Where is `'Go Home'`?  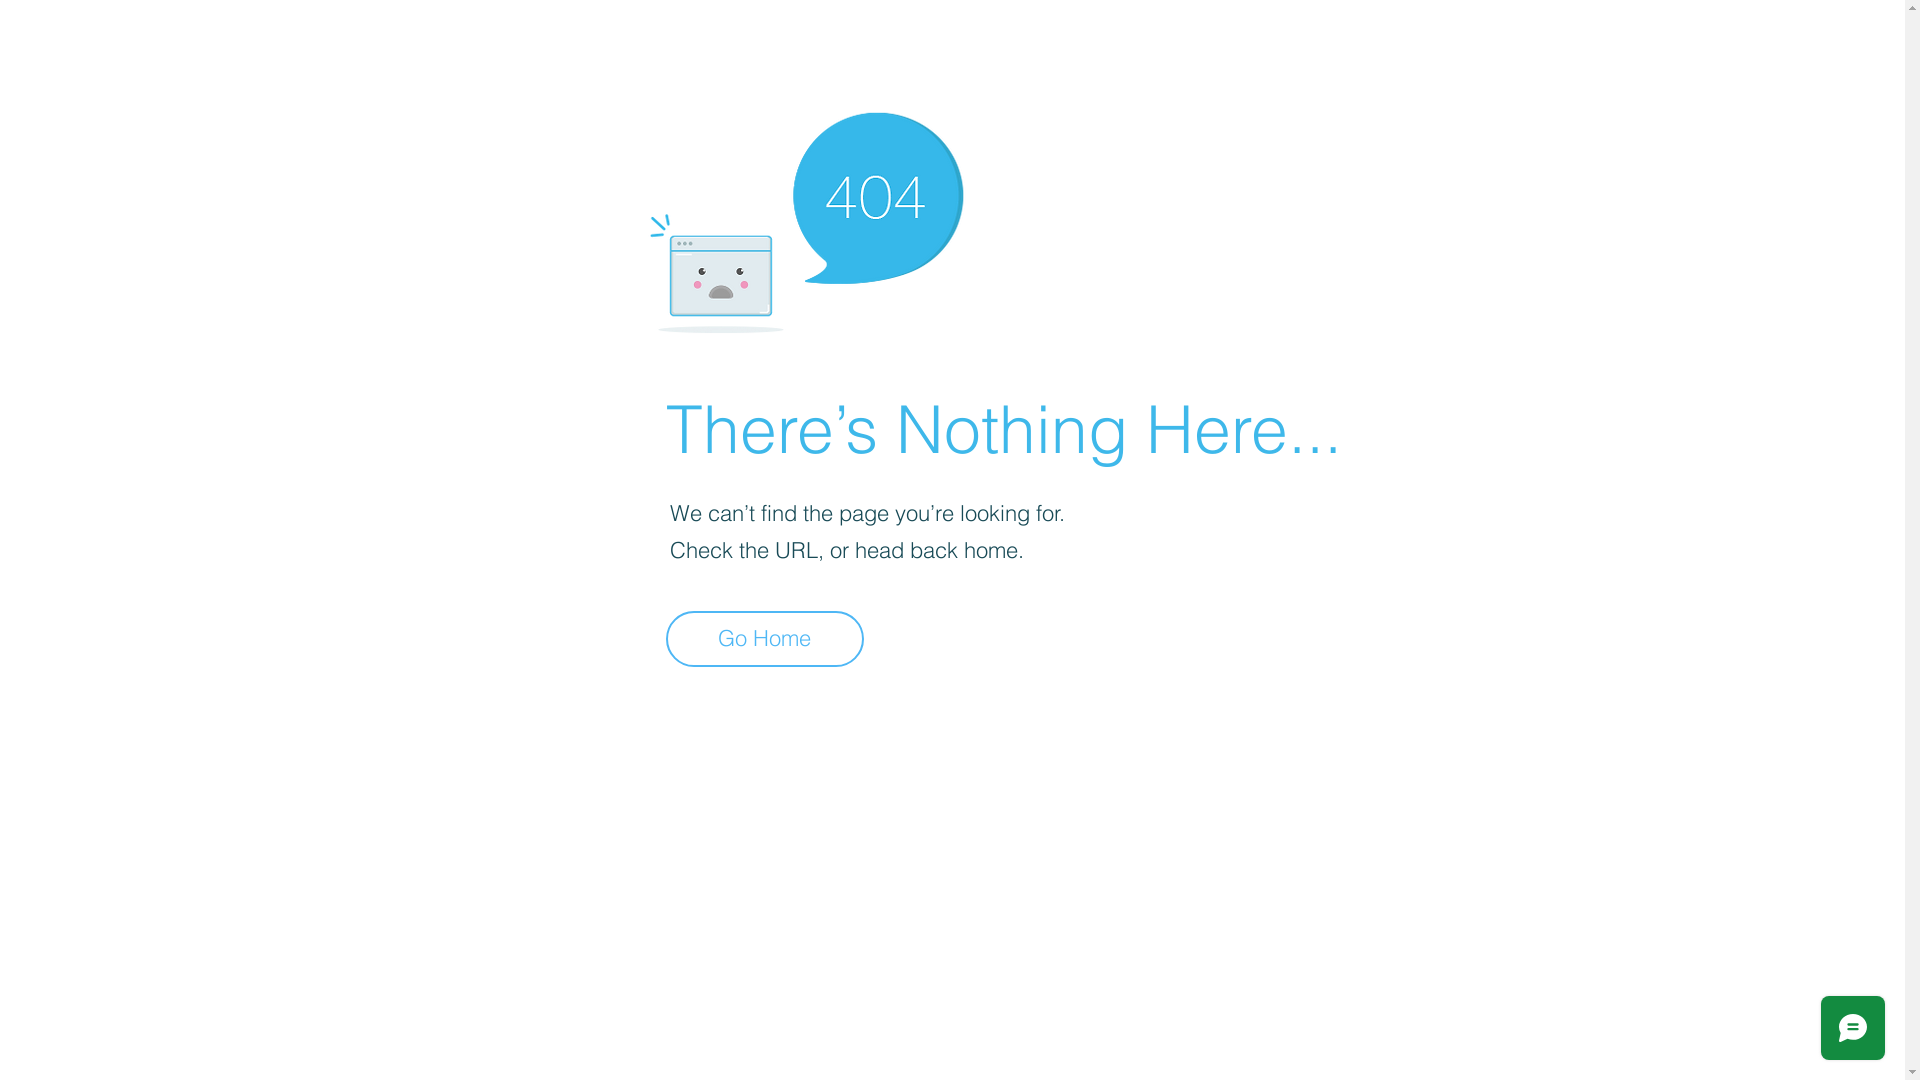
'Go Home' is located at coordinates (666, 639).